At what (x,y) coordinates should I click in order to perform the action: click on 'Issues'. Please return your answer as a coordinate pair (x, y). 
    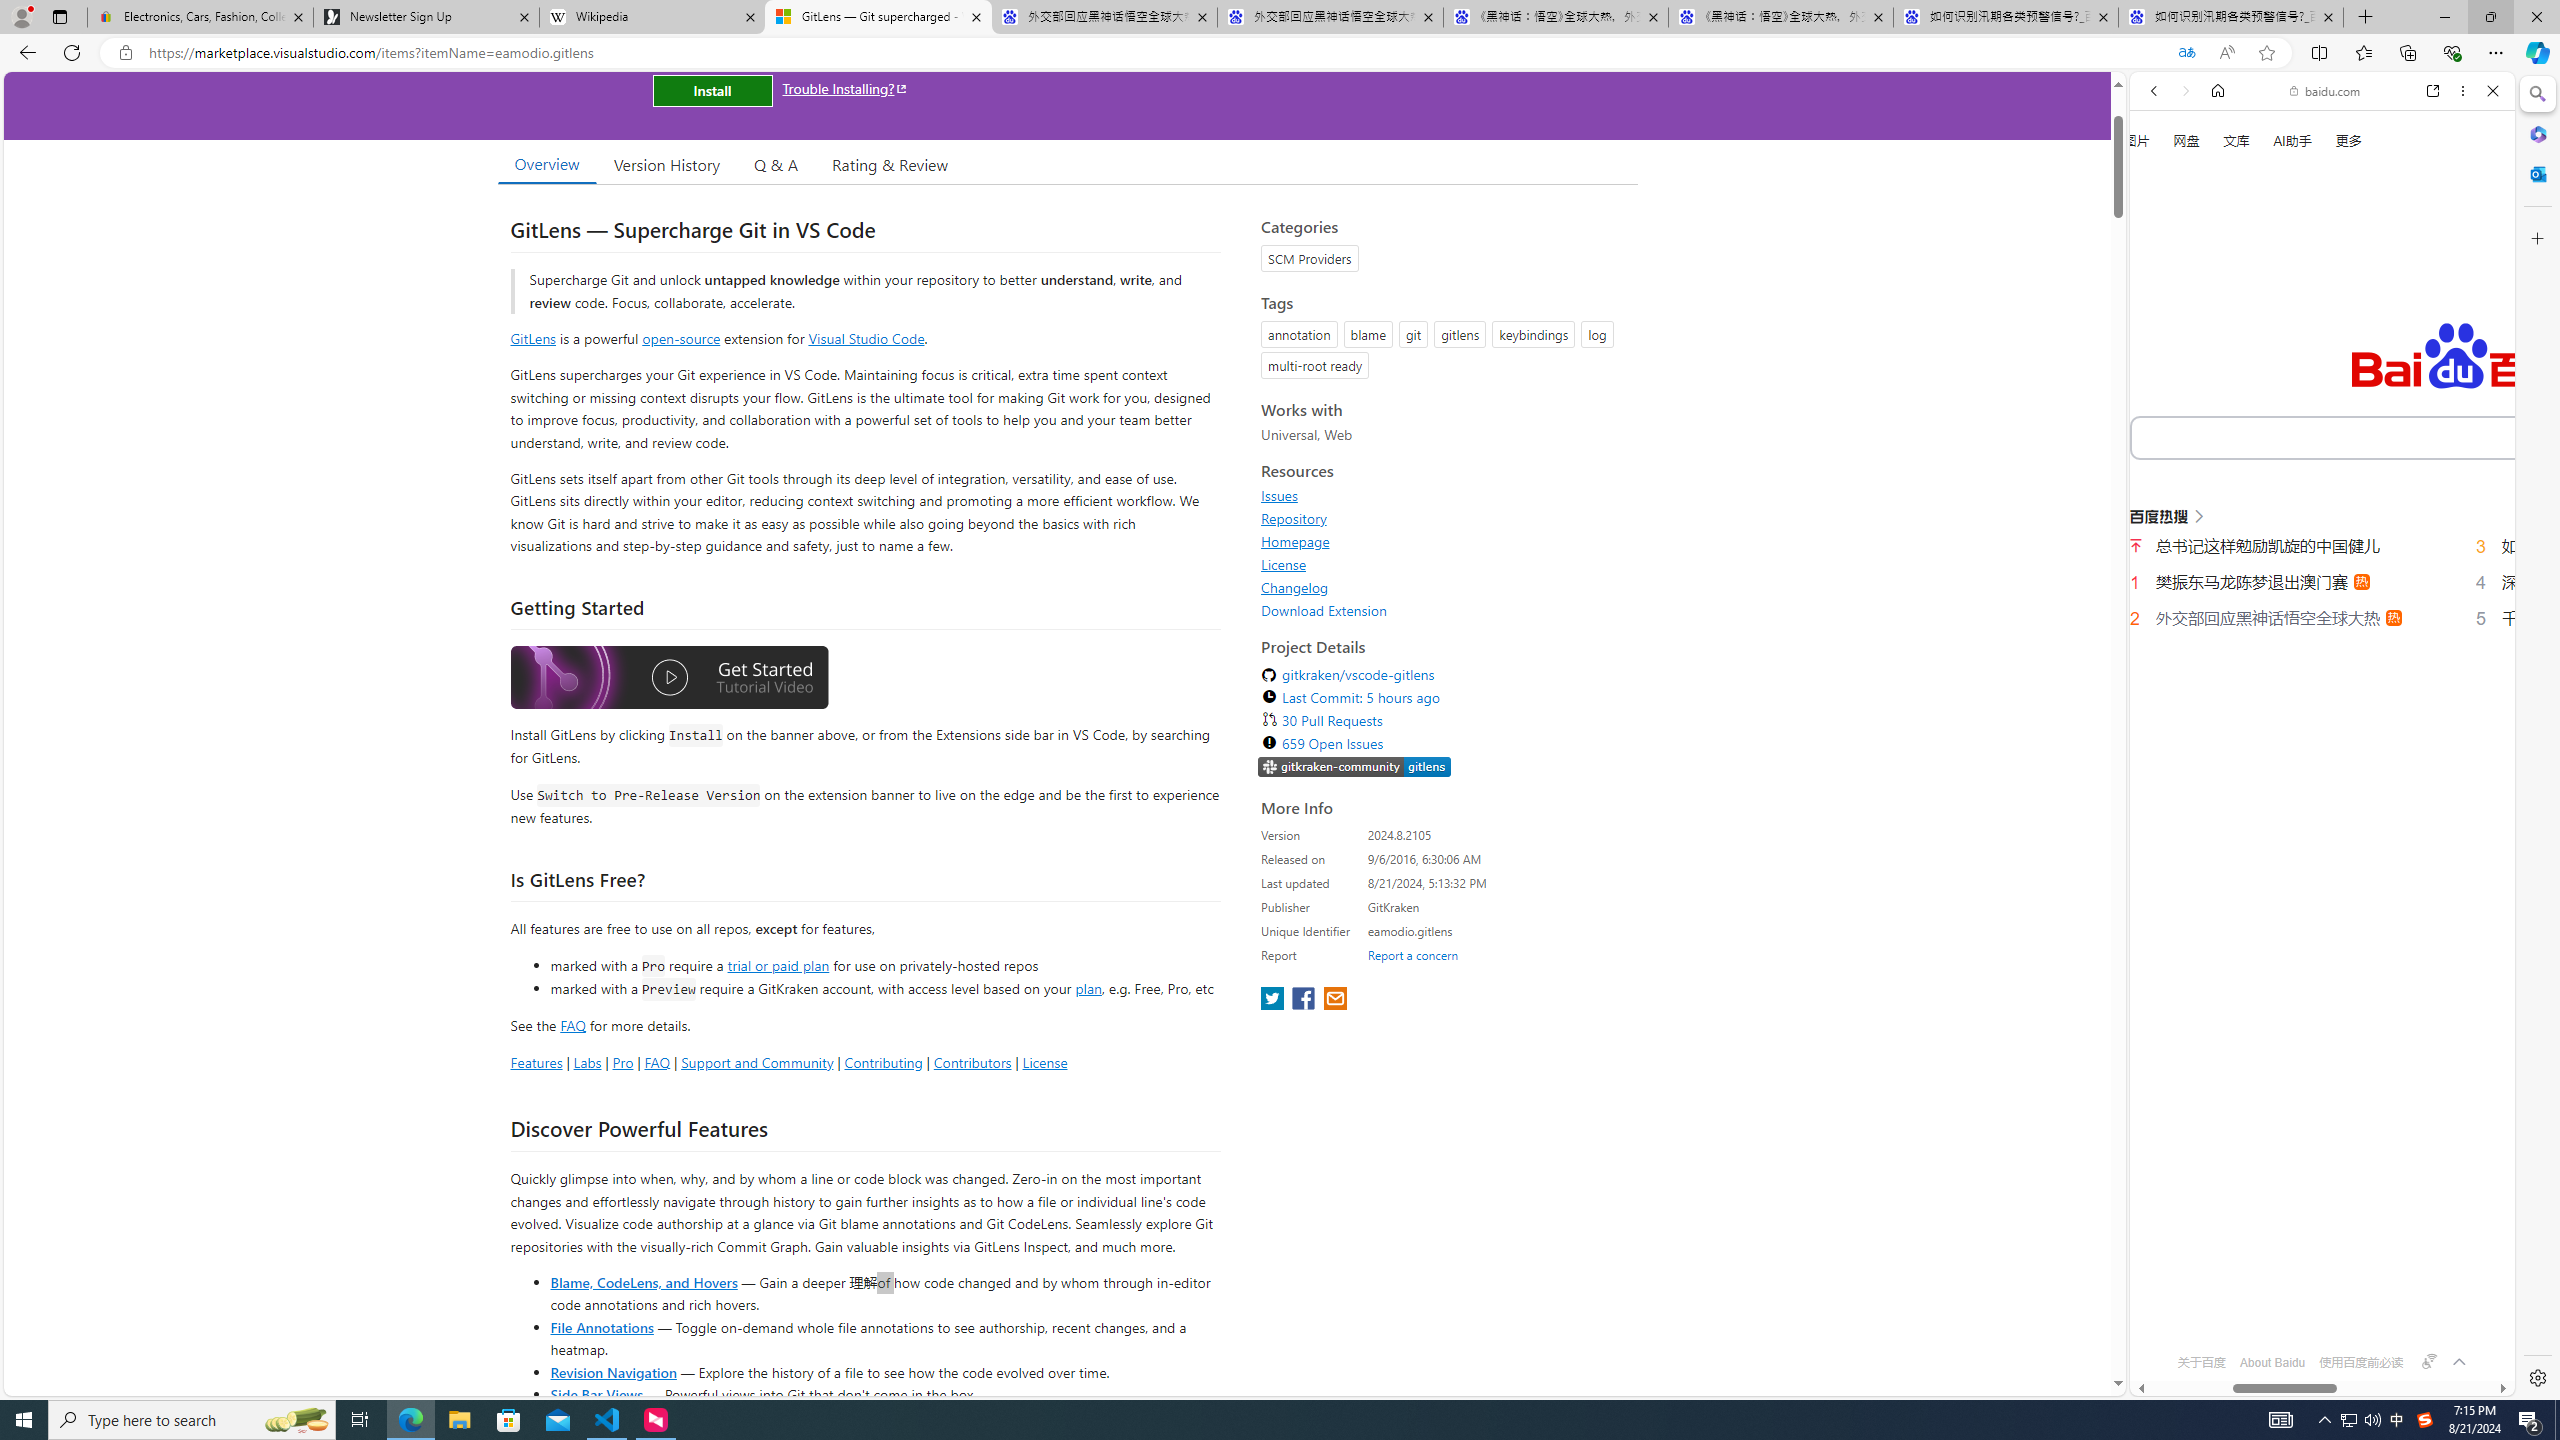
    Looking at the image, I should click on (1280, 495).